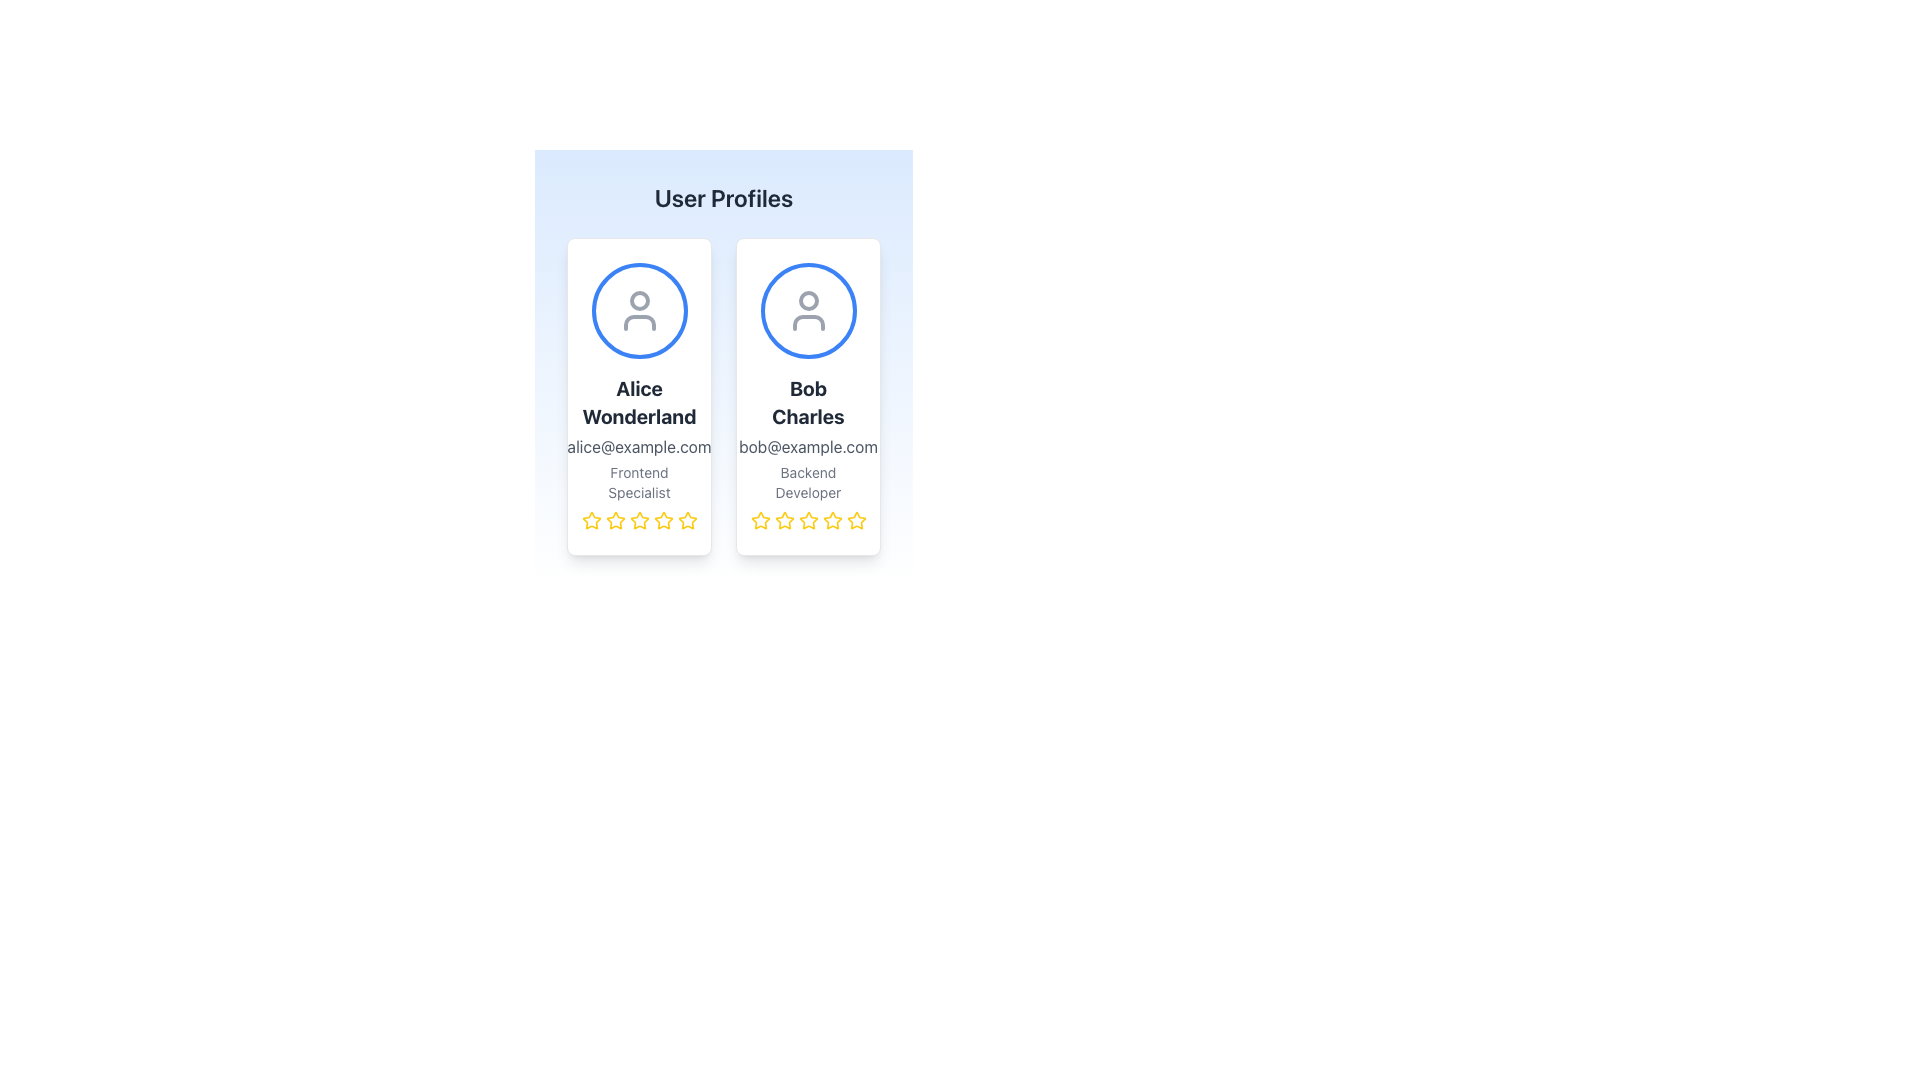  What do you see at coordinates (614, 519) in the screenshot?
I see `the third star-shaped rating icon in a sequence of five yellow stars located below the name 'Alice Wonderland'` at bounding box center [614, 519].